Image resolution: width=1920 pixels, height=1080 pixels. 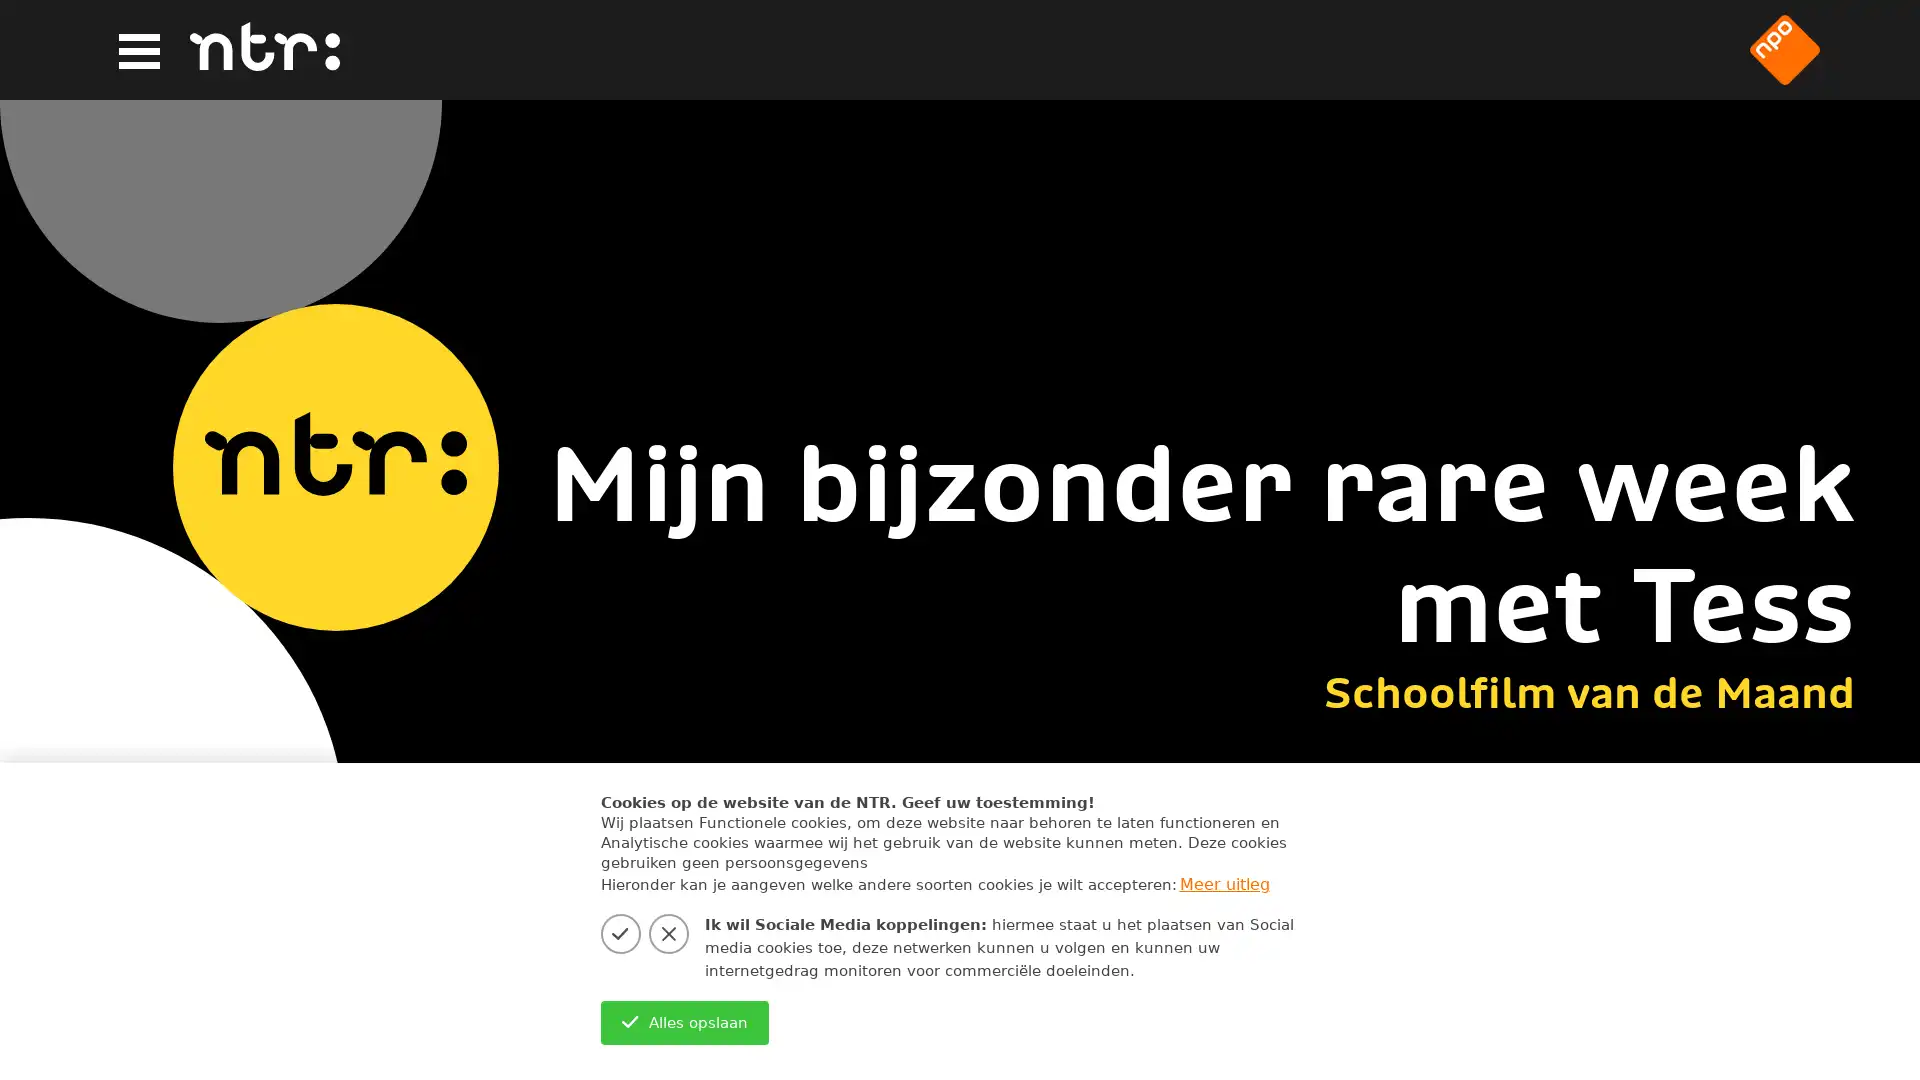 I want to click on Alles opslaan, so click(x=684, y=1022).